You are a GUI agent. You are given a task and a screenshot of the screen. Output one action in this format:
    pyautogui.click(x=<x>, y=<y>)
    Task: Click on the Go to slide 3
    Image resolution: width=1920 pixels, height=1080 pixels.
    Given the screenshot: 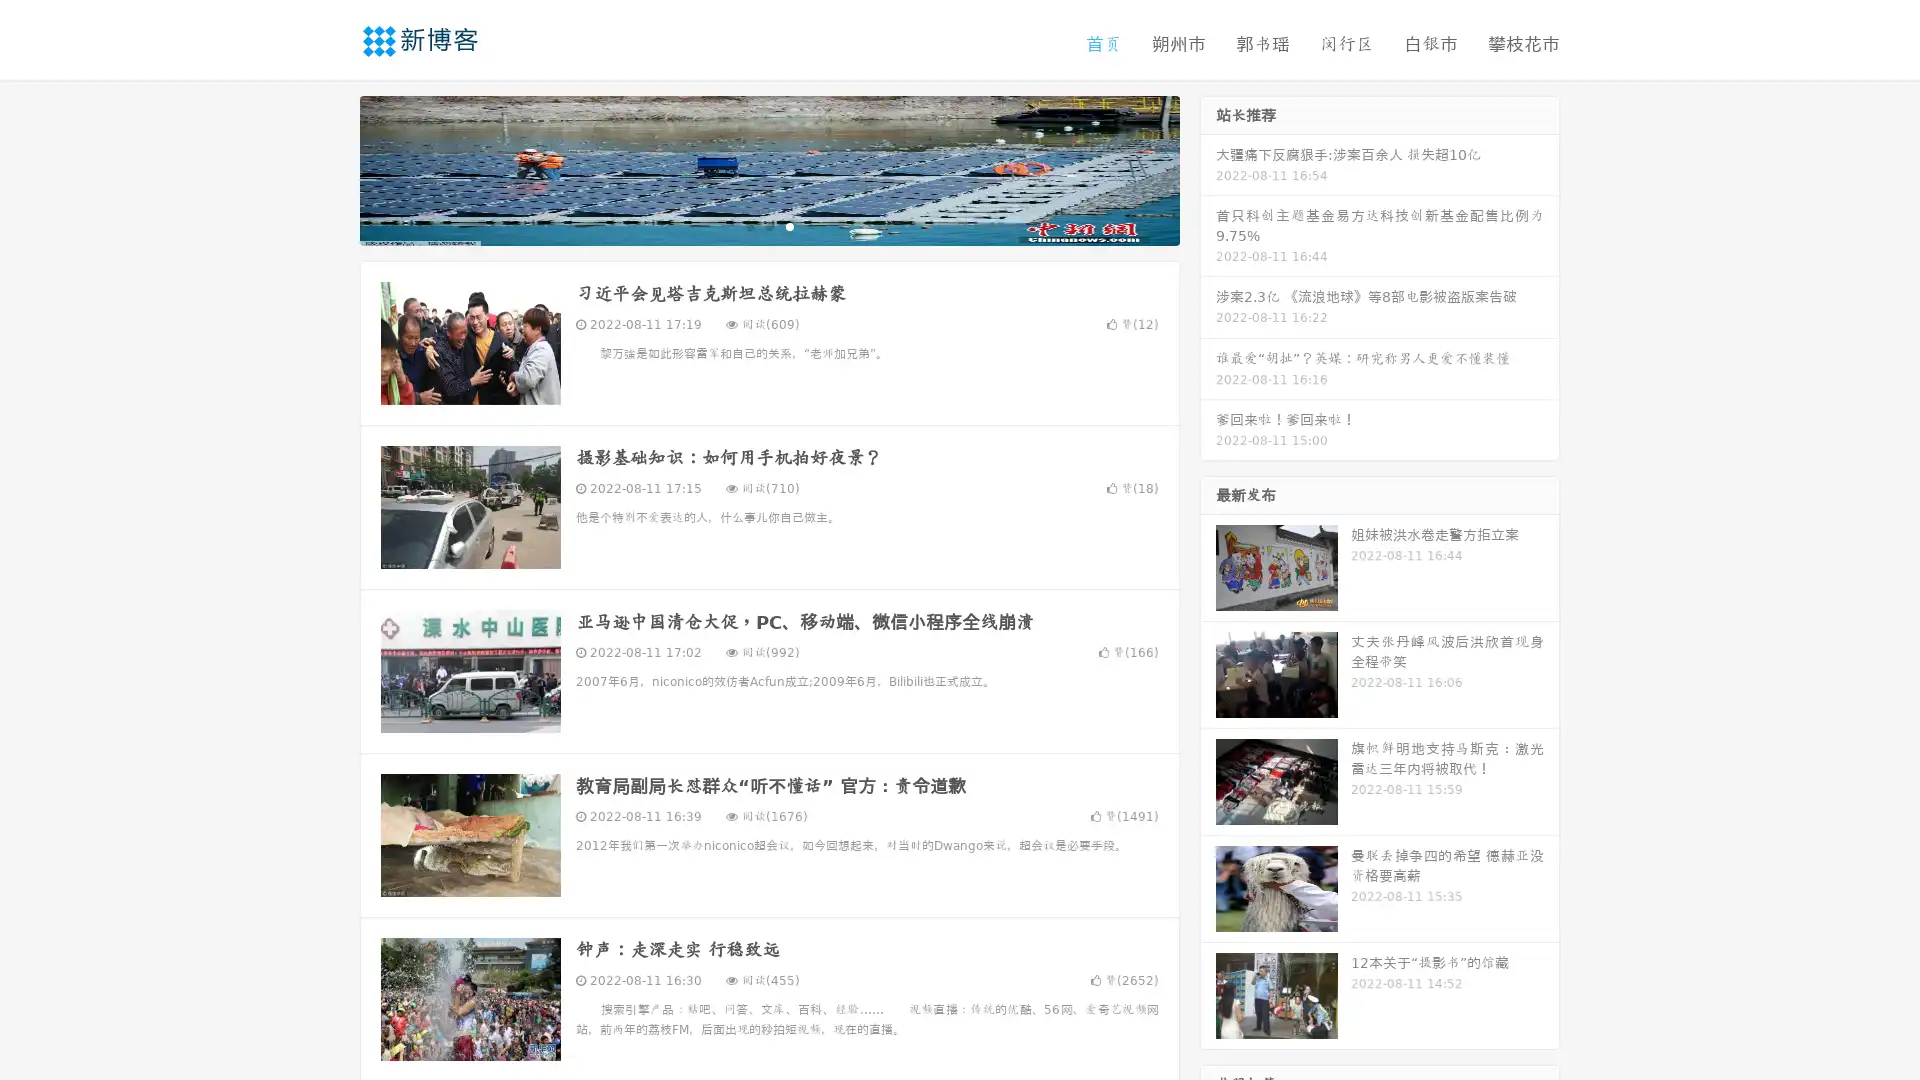 What is the action you would take?
    pyautogui.click(x=789, y=225)
    